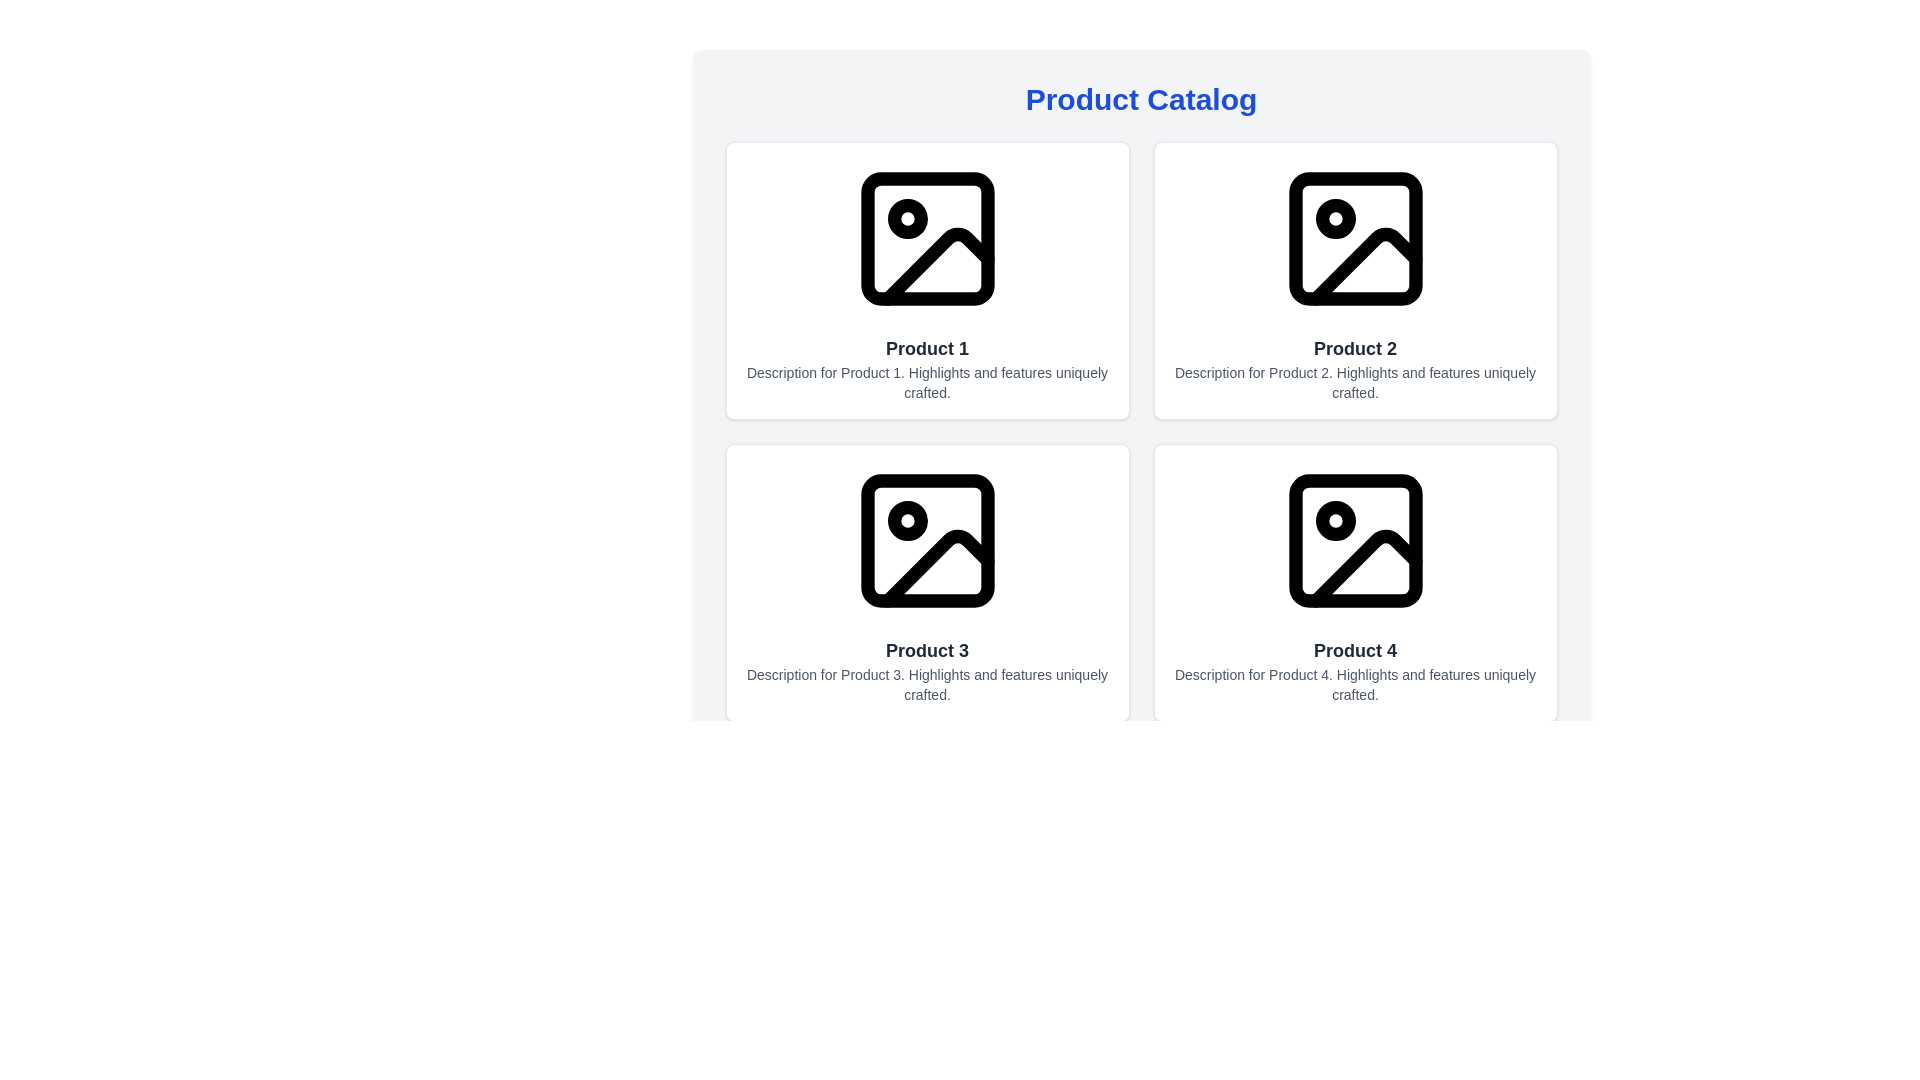 The image size is (1920, 1080). What do you see at coordinates (926, 651) in the screenshot?
I see `text of the label that identifies the product within the second row, first column of the product catalog card, located below the image and above the description block` at bounding box center [926, 651].